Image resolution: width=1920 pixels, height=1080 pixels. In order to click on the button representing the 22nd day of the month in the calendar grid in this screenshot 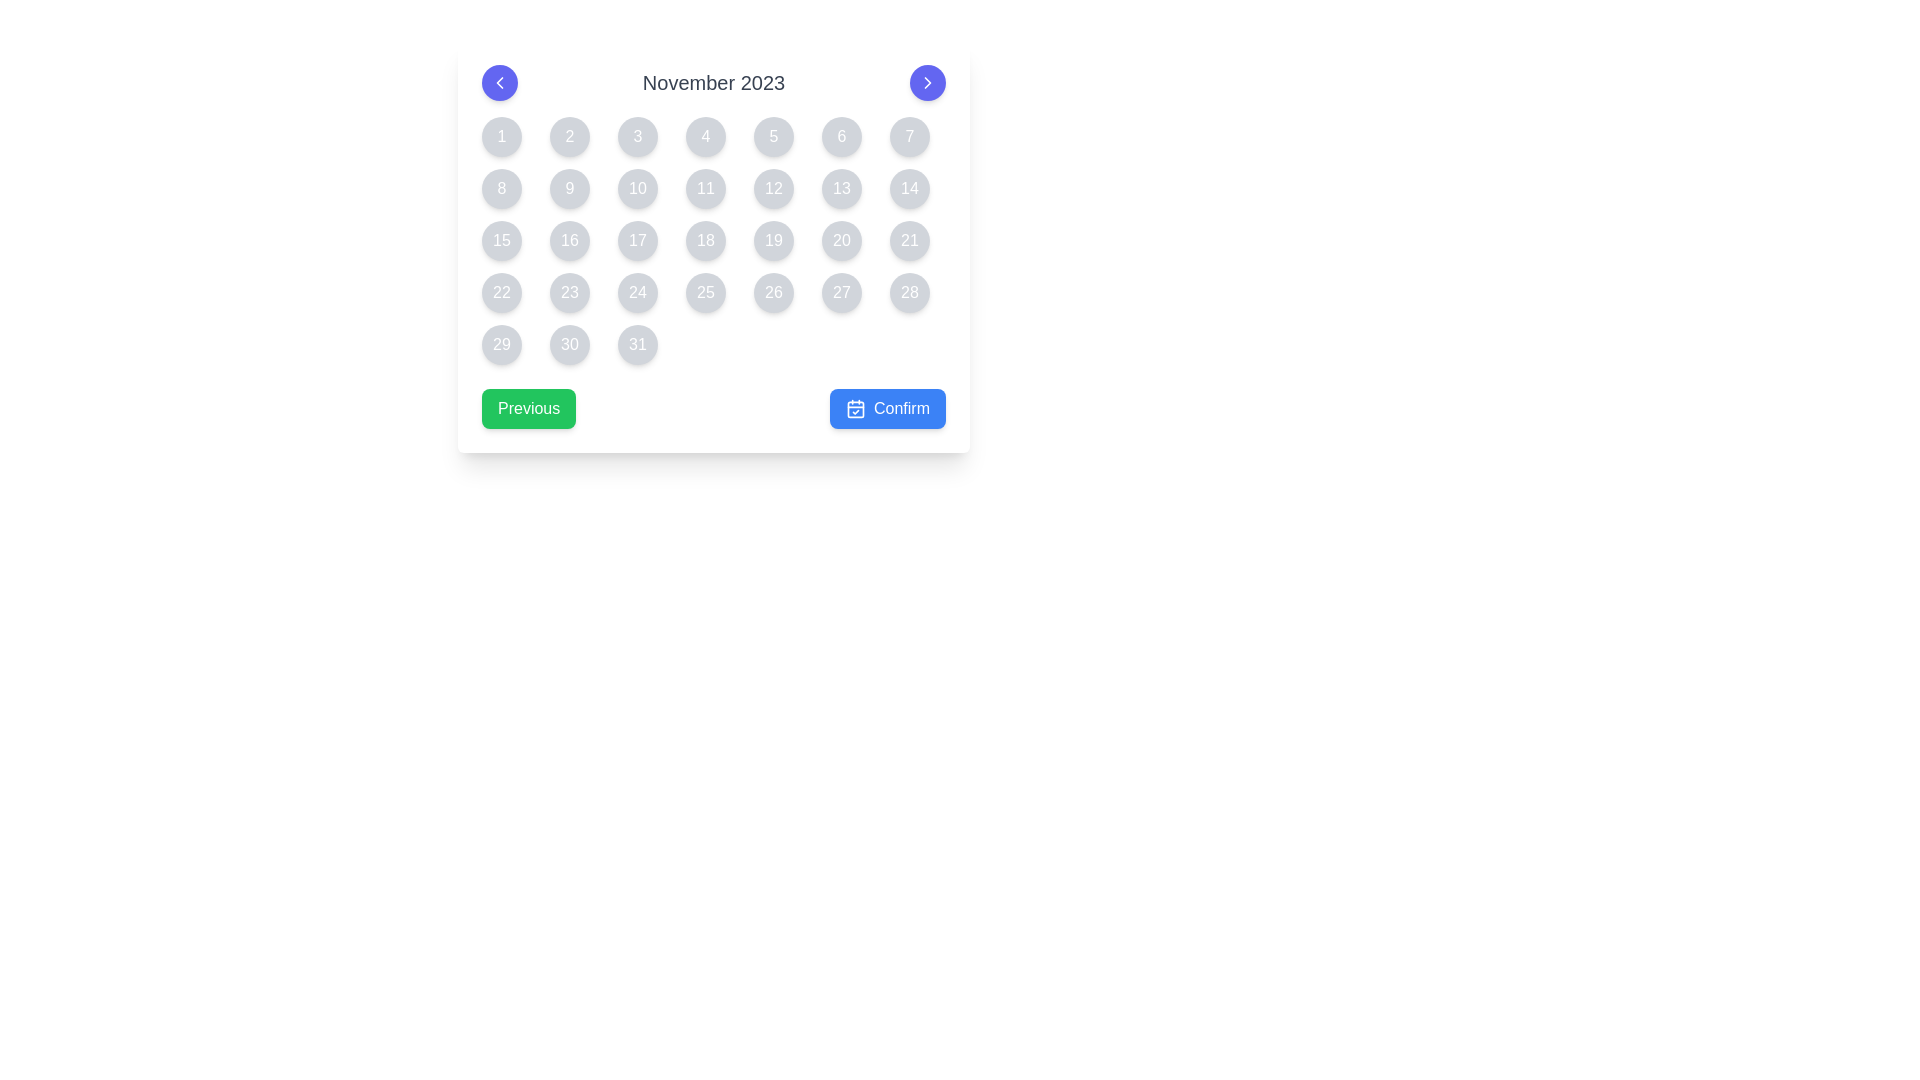, I will do `click(502, 293)`.